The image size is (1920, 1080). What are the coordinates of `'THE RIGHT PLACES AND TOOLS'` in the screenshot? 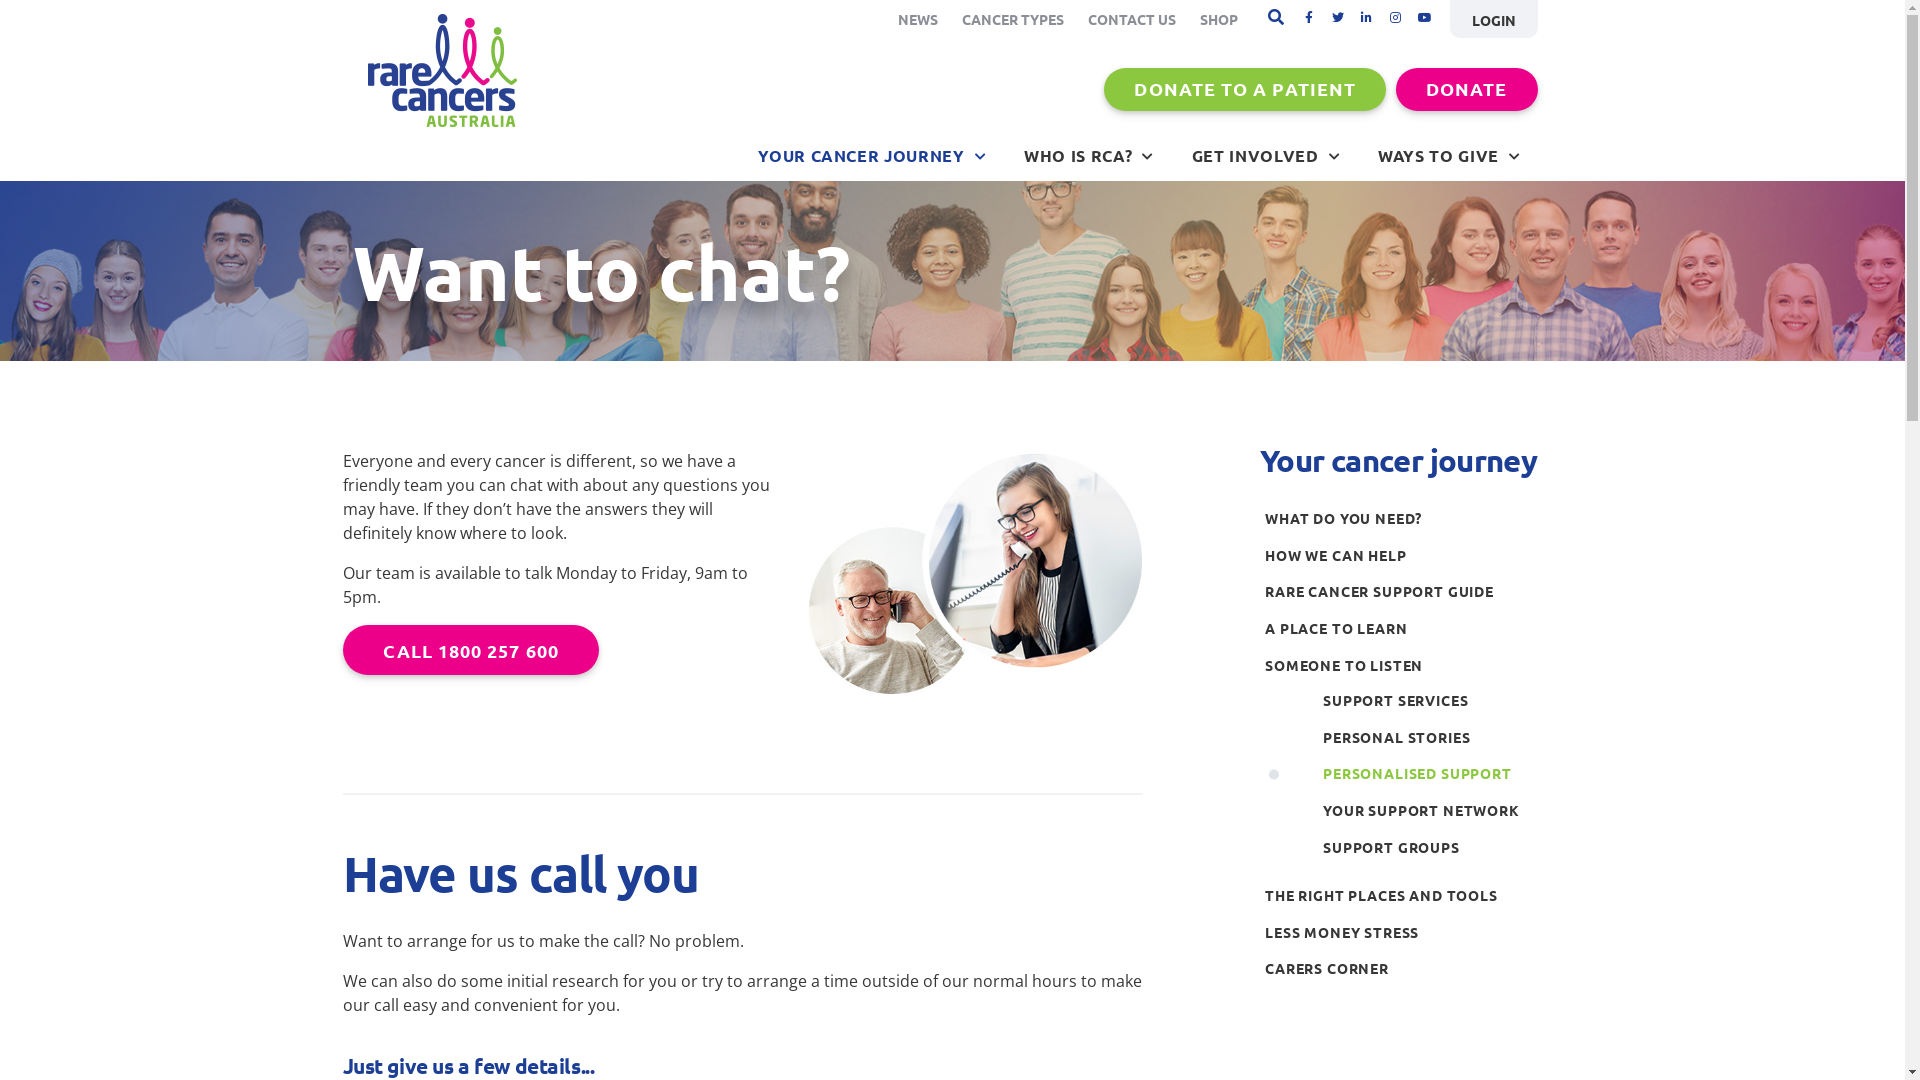 It's located at (1405, 894).